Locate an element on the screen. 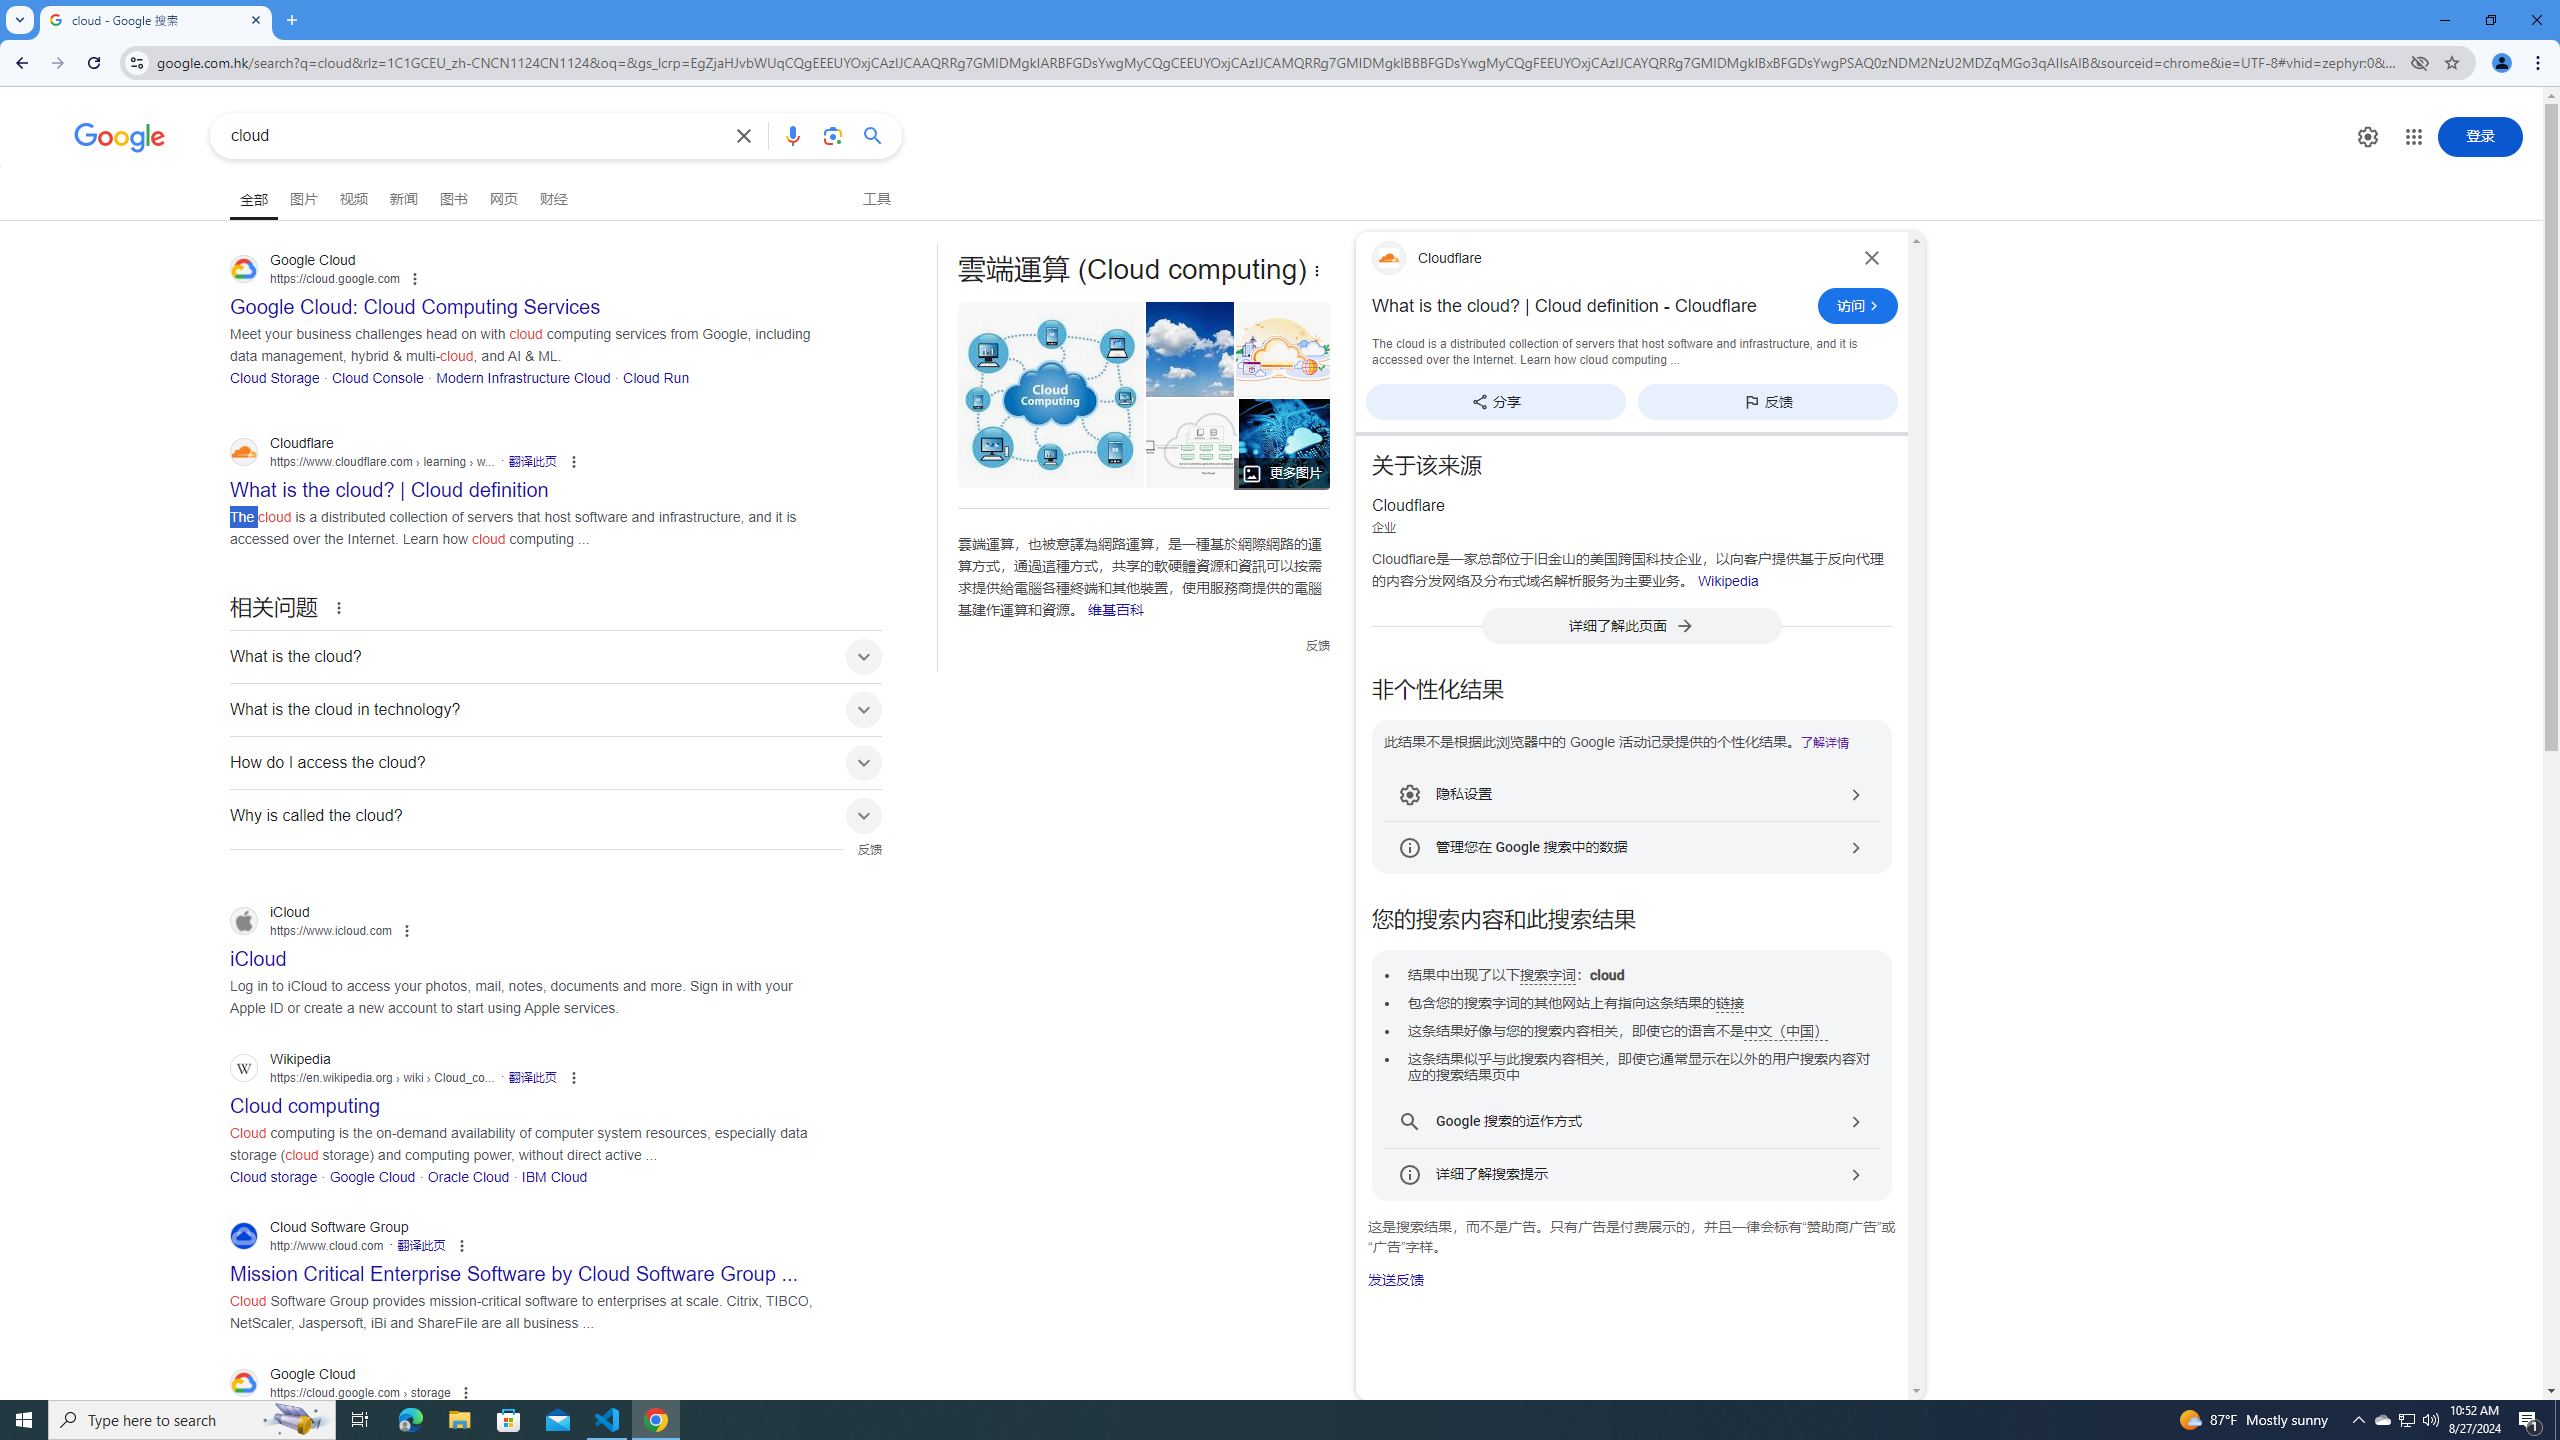 The height and width of the screenshot is (1440, 2560). 'What is cloud computing? Everything you need to know now ...' is located at coordinates (1284, 443).